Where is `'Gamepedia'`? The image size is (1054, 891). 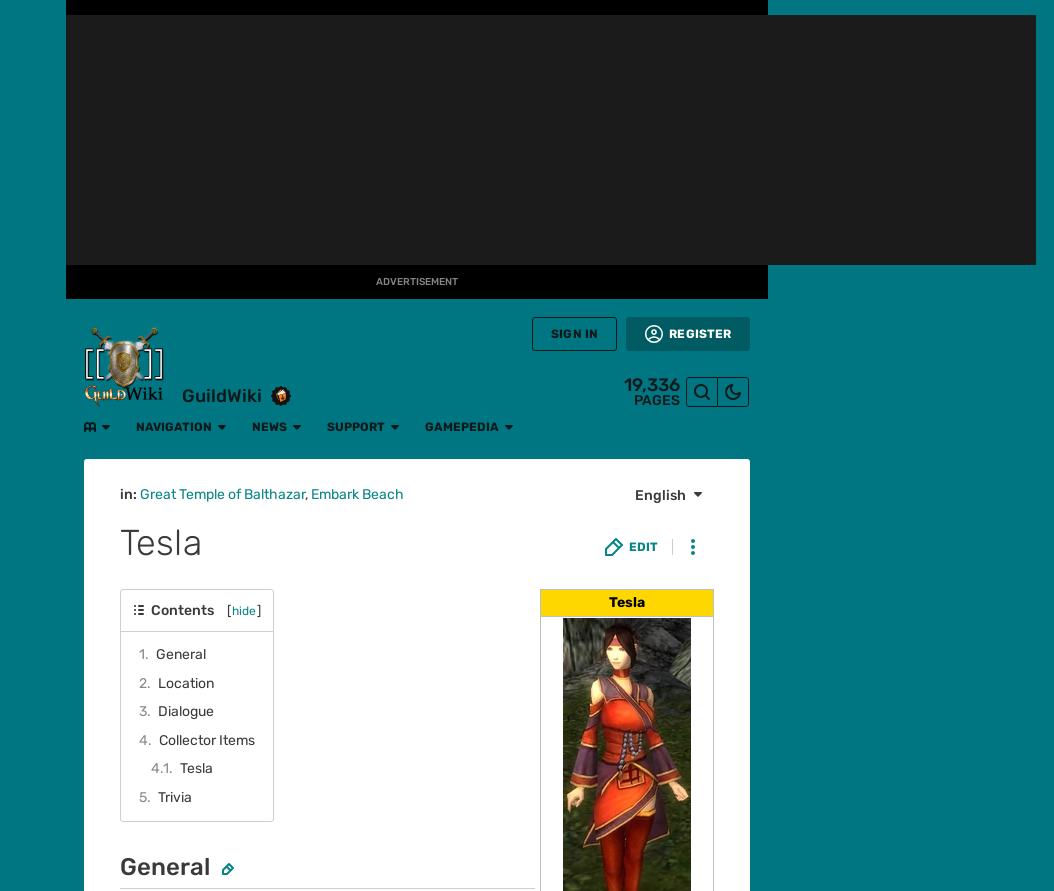
'Gamepedia' is located at coordinates (419, 22).